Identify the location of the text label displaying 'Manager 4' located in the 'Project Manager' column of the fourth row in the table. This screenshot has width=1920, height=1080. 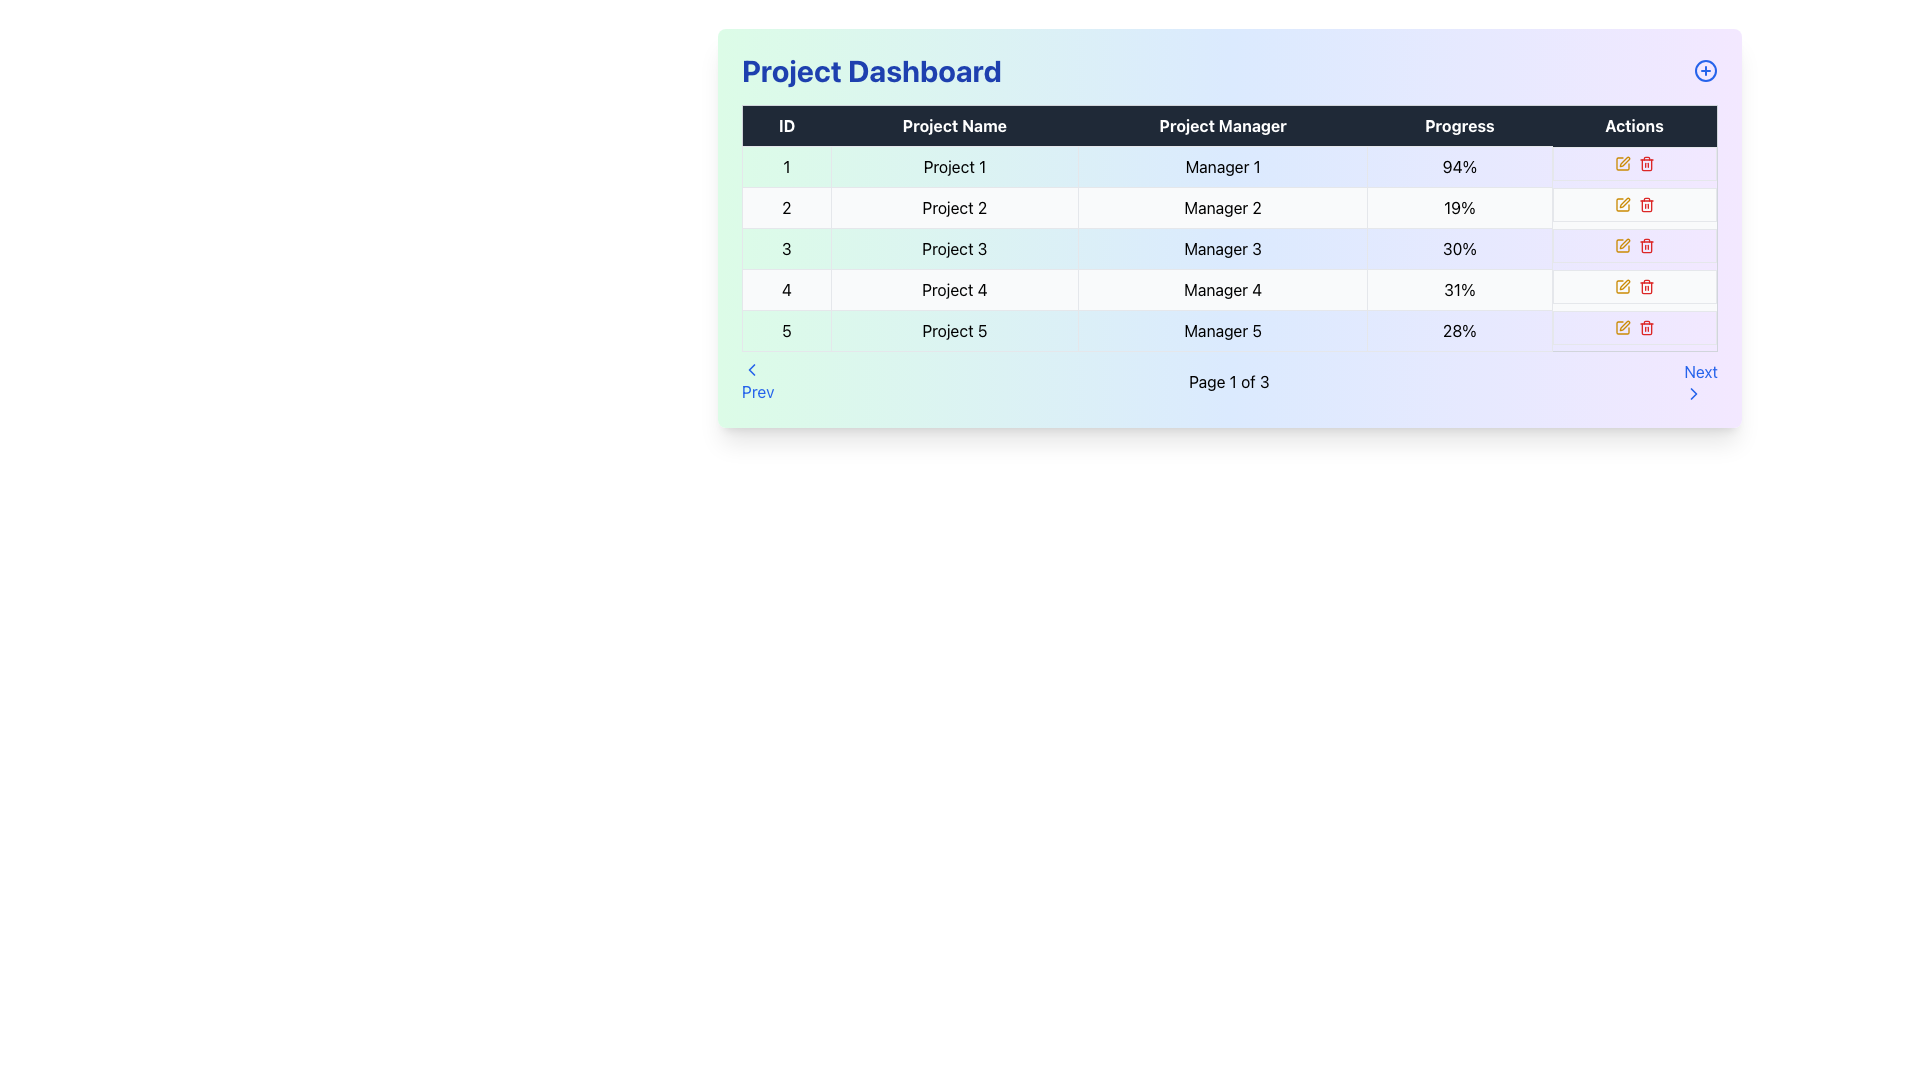
(1222, 289).